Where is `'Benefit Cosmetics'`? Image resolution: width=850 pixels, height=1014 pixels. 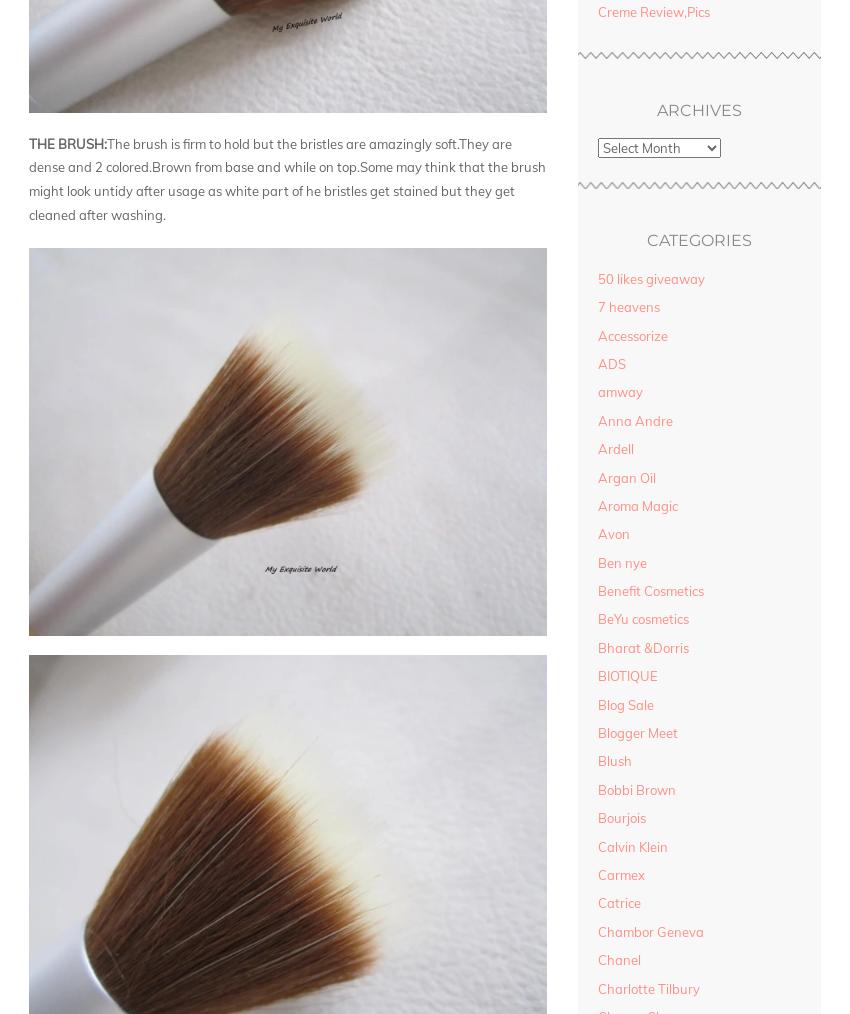
'Benefit Cosmetics' is located at coordinates (596, 589).